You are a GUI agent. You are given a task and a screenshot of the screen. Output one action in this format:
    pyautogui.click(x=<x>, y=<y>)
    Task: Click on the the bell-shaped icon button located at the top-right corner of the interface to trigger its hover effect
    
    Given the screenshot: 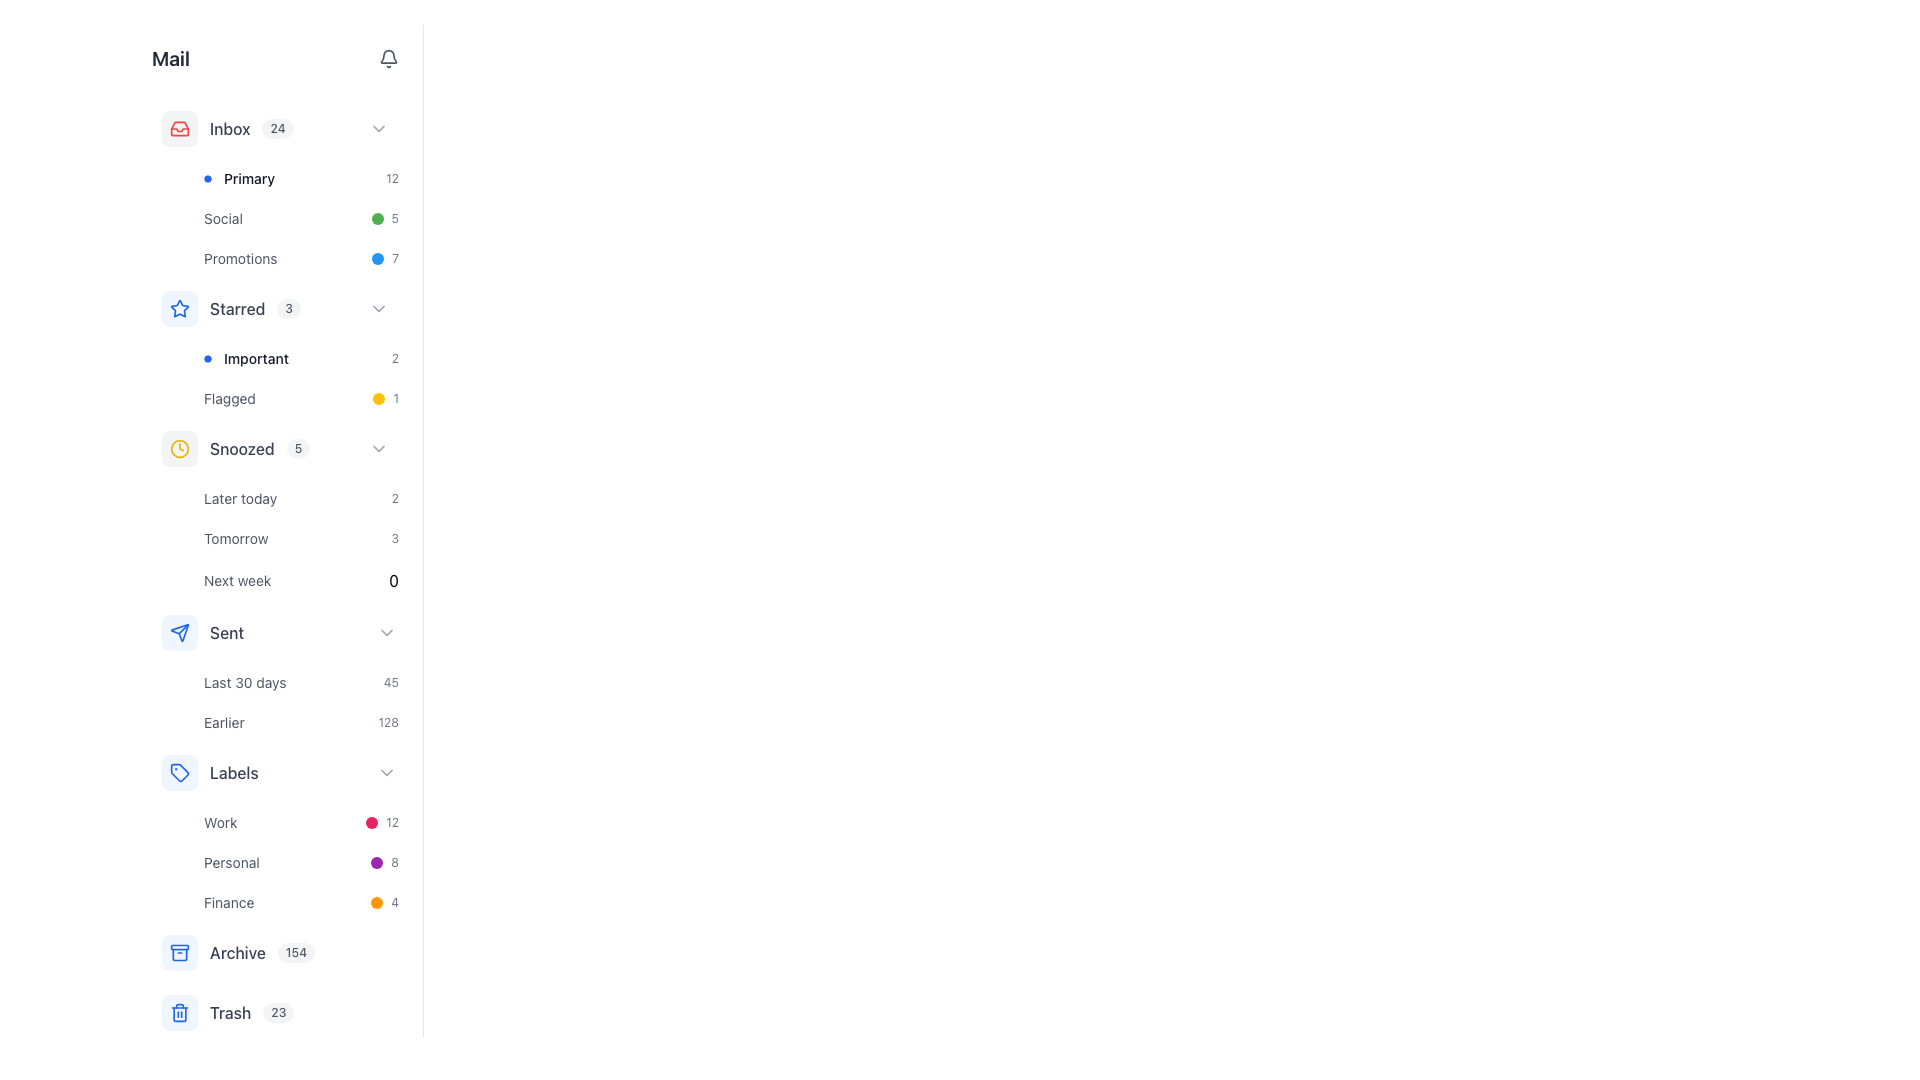 What is the action you would take?
    pyautogui.click(x=388, y=57)
    